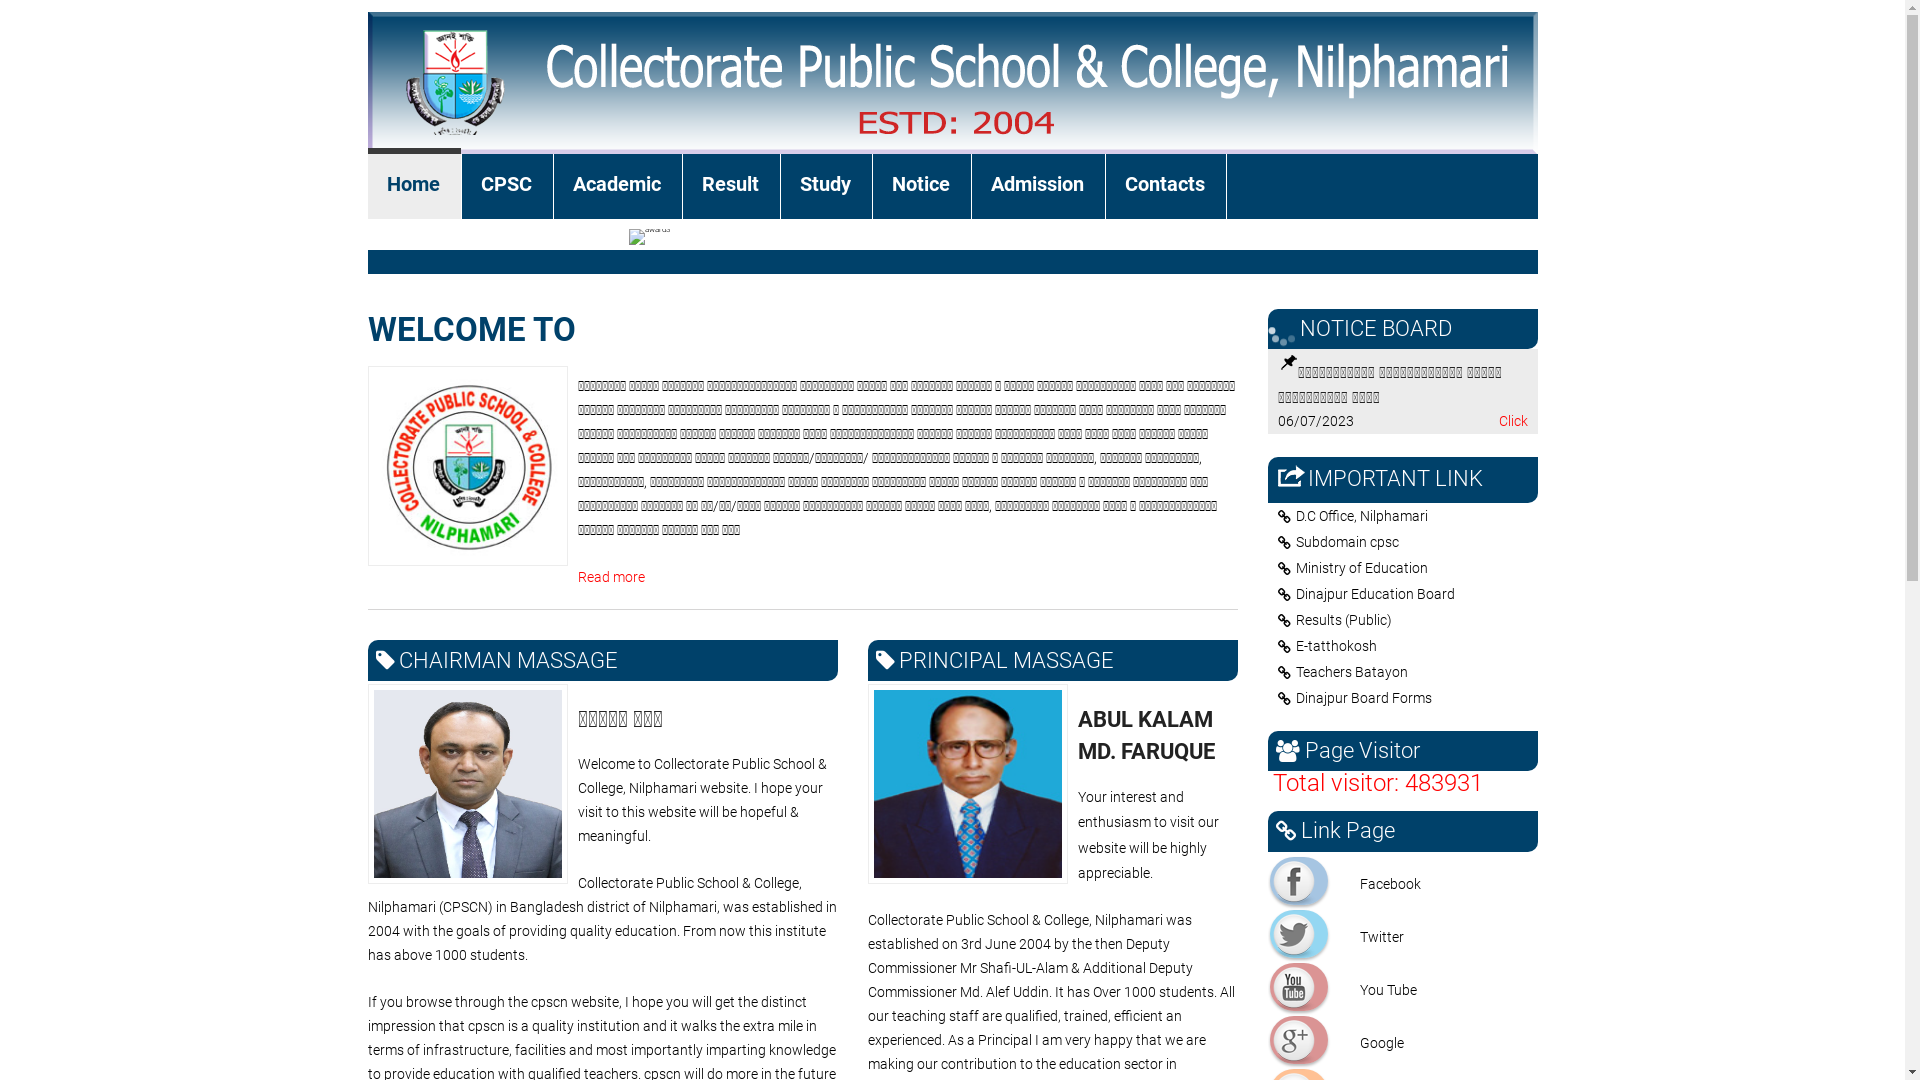  I want to click on 'Result', so click(681, 186).